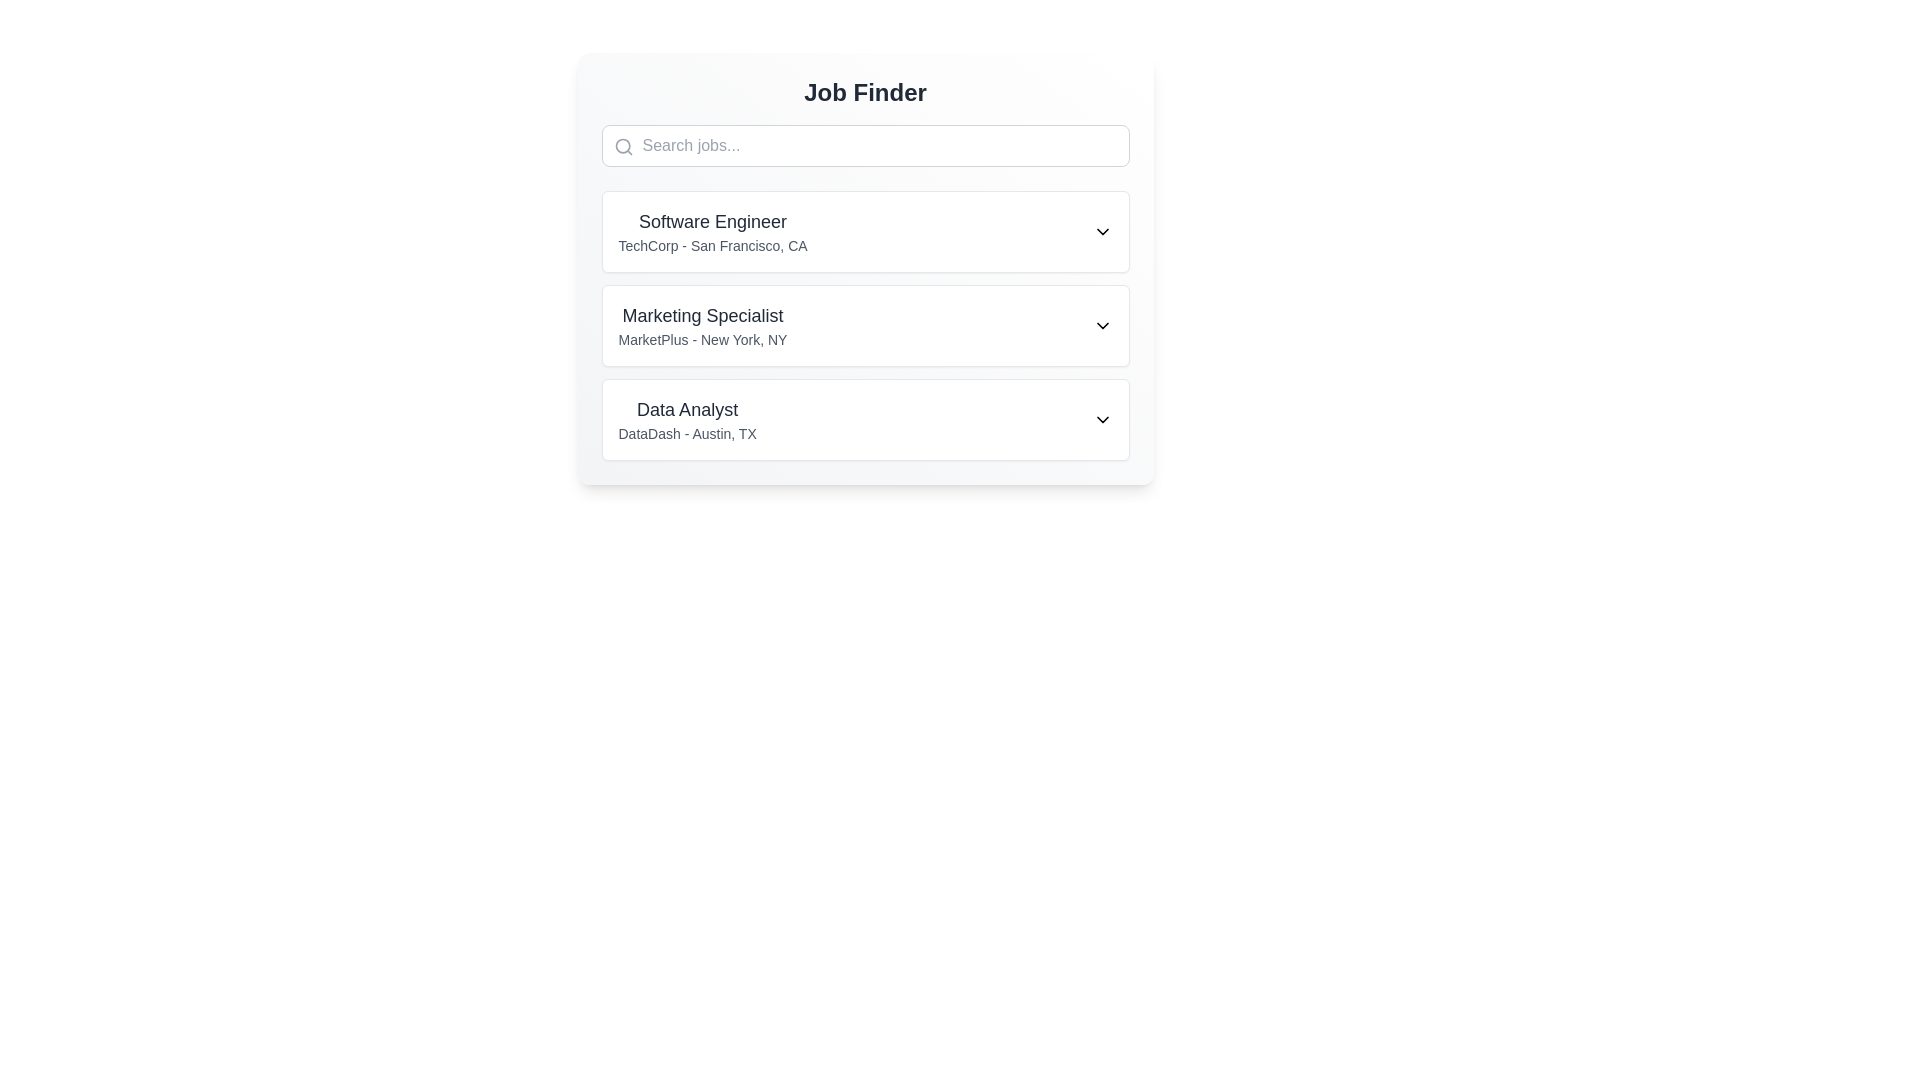 This screenshot has width=1920, height=1080. Describe the element at coordinates (713, 245) in the screenshot. I see `the text label containing 'TechCorp - San Francisco, CA', which is styled in a smaller, lighter gray tone and positioned below the title 'Software Engineer' within the job posting card` at that location.